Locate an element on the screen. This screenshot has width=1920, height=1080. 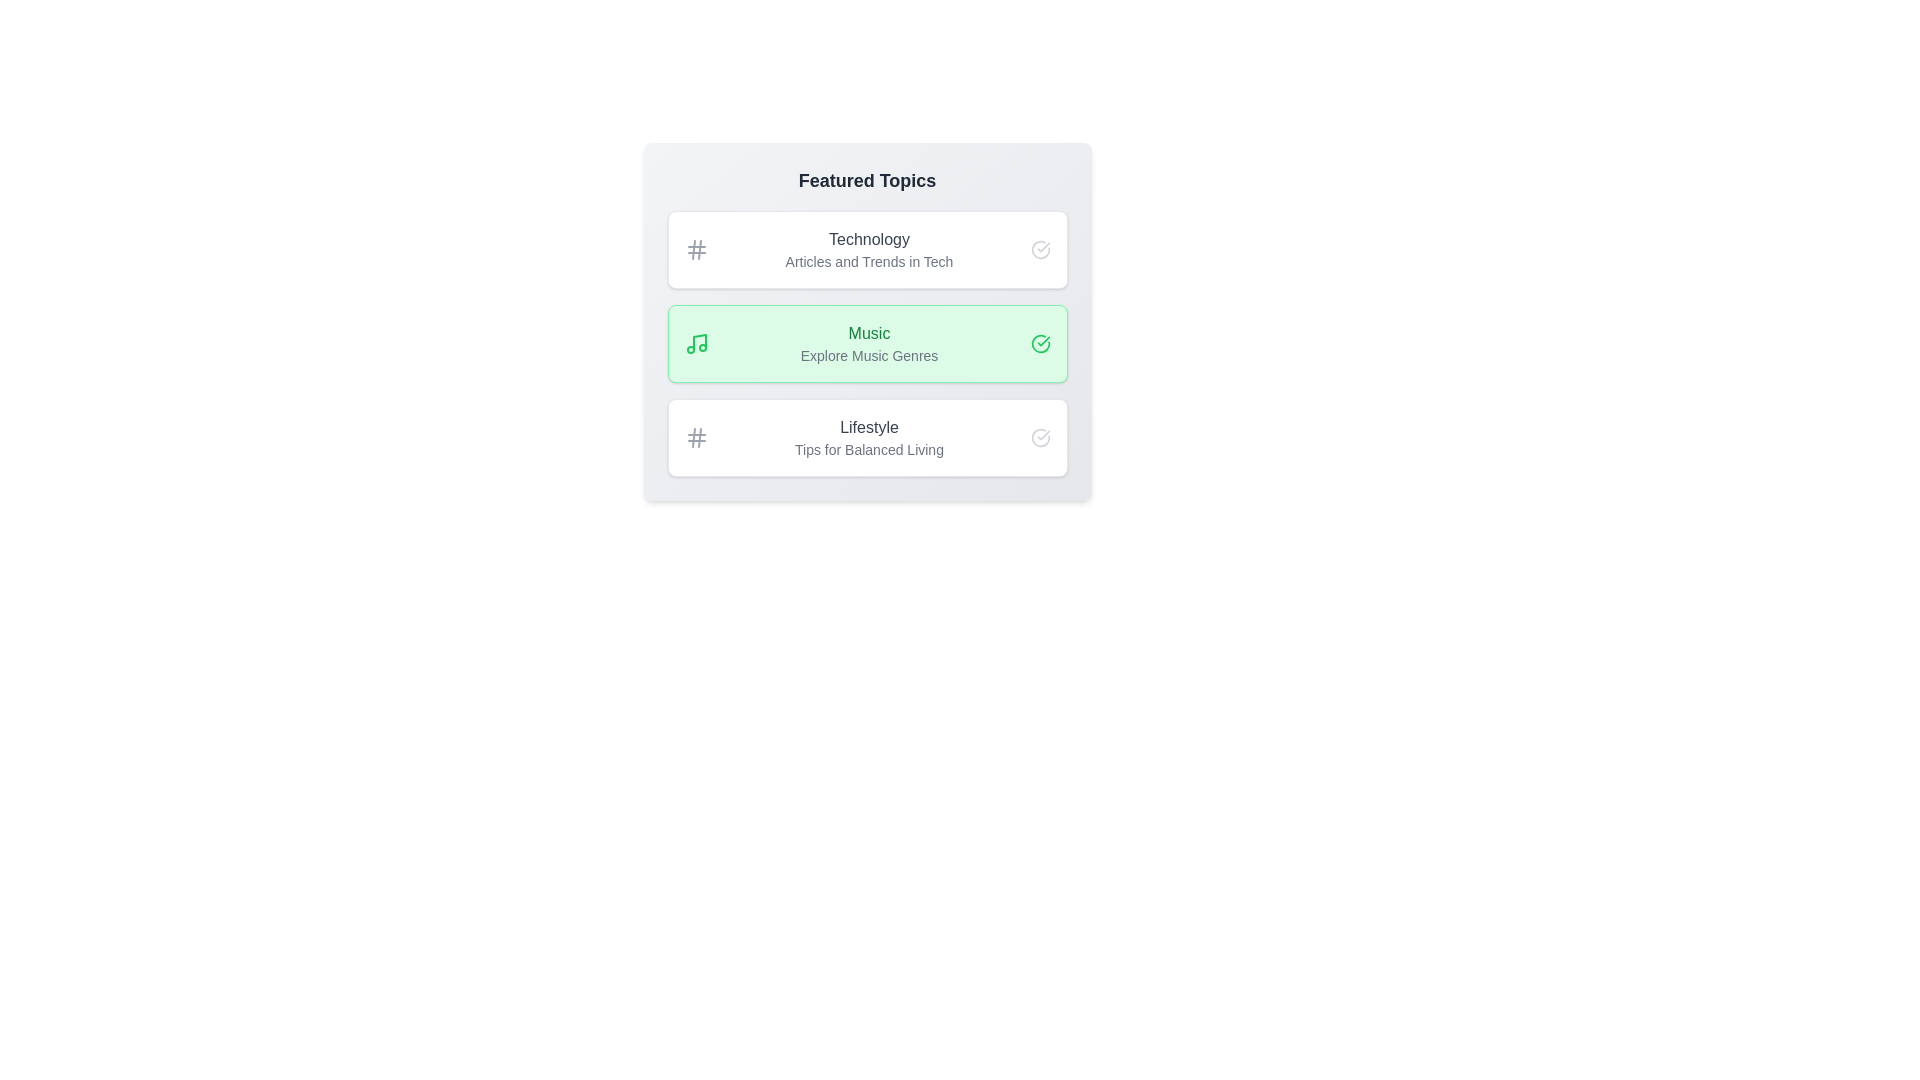
the chip labeled Technology is located at coordinates (867, 249).